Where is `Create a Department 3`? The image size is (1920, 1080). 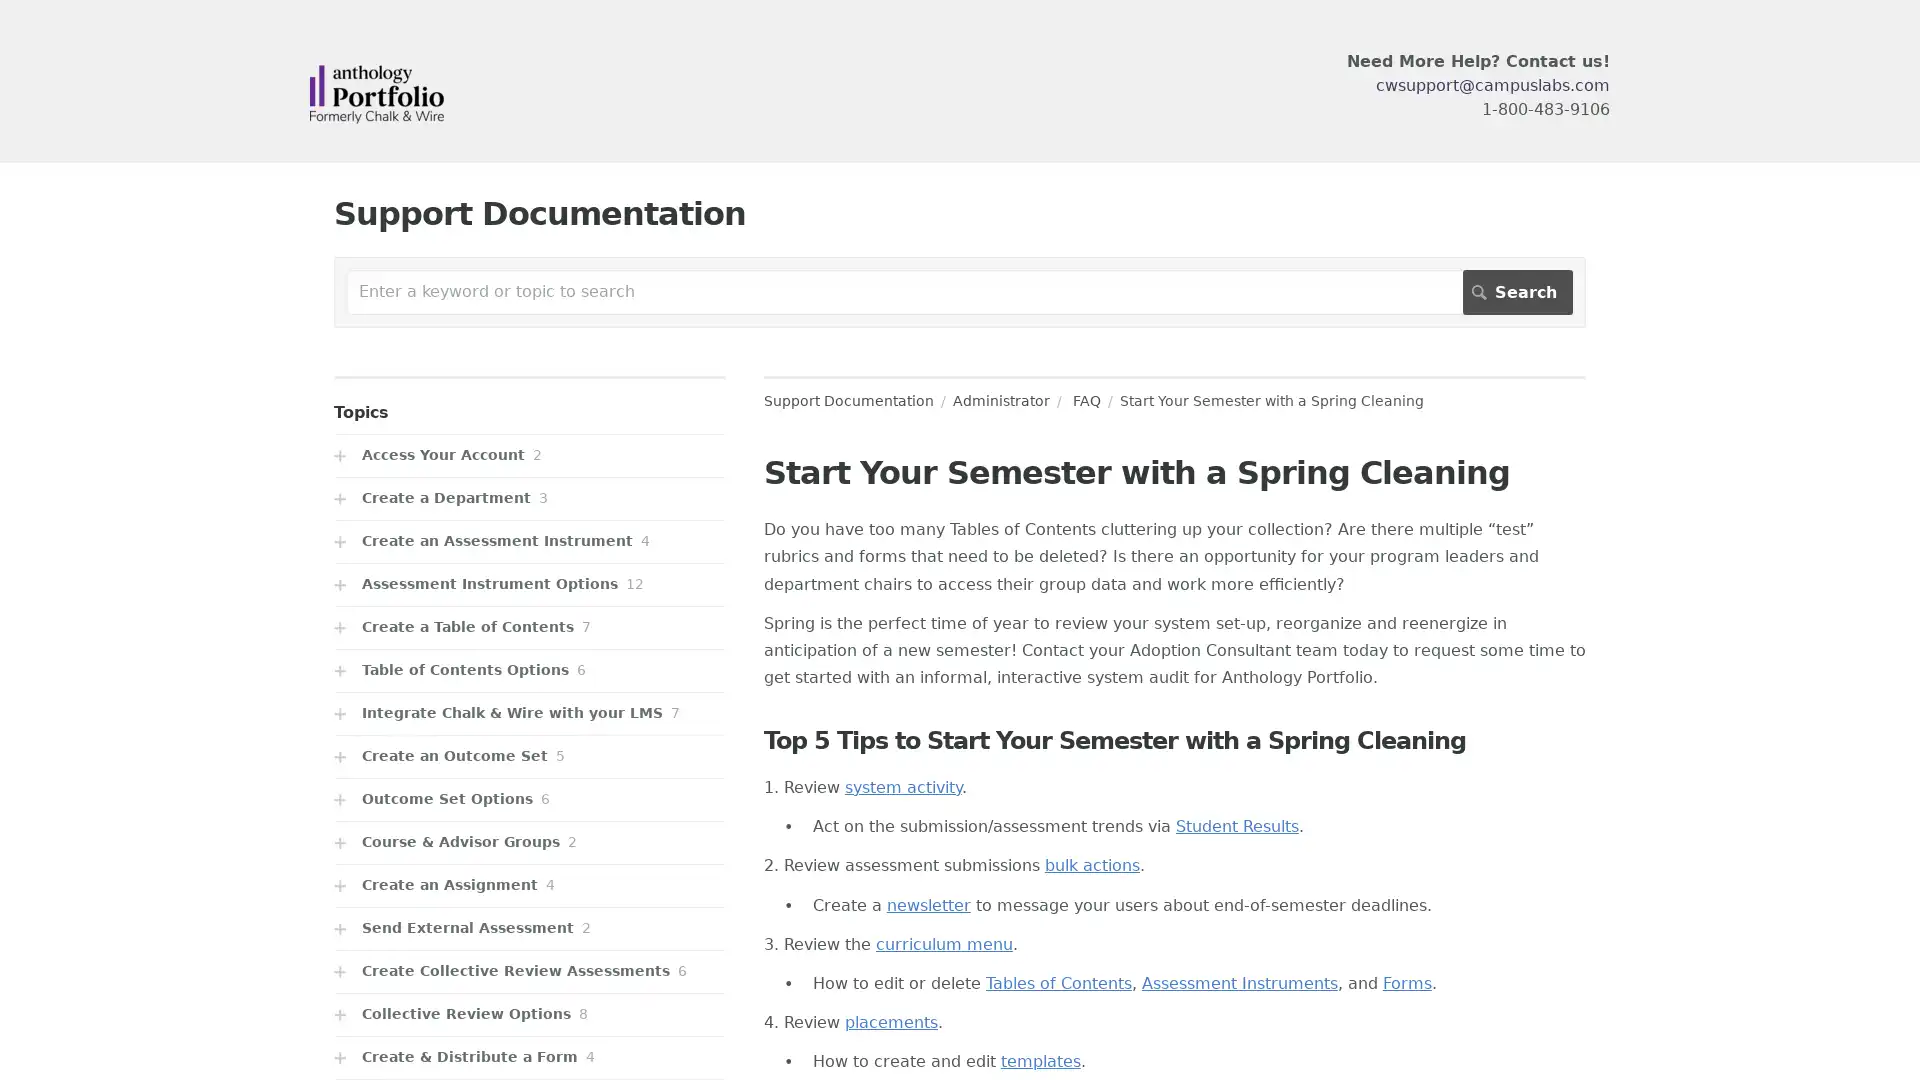 Create a Department 3 is located at coordinates (529, 497).